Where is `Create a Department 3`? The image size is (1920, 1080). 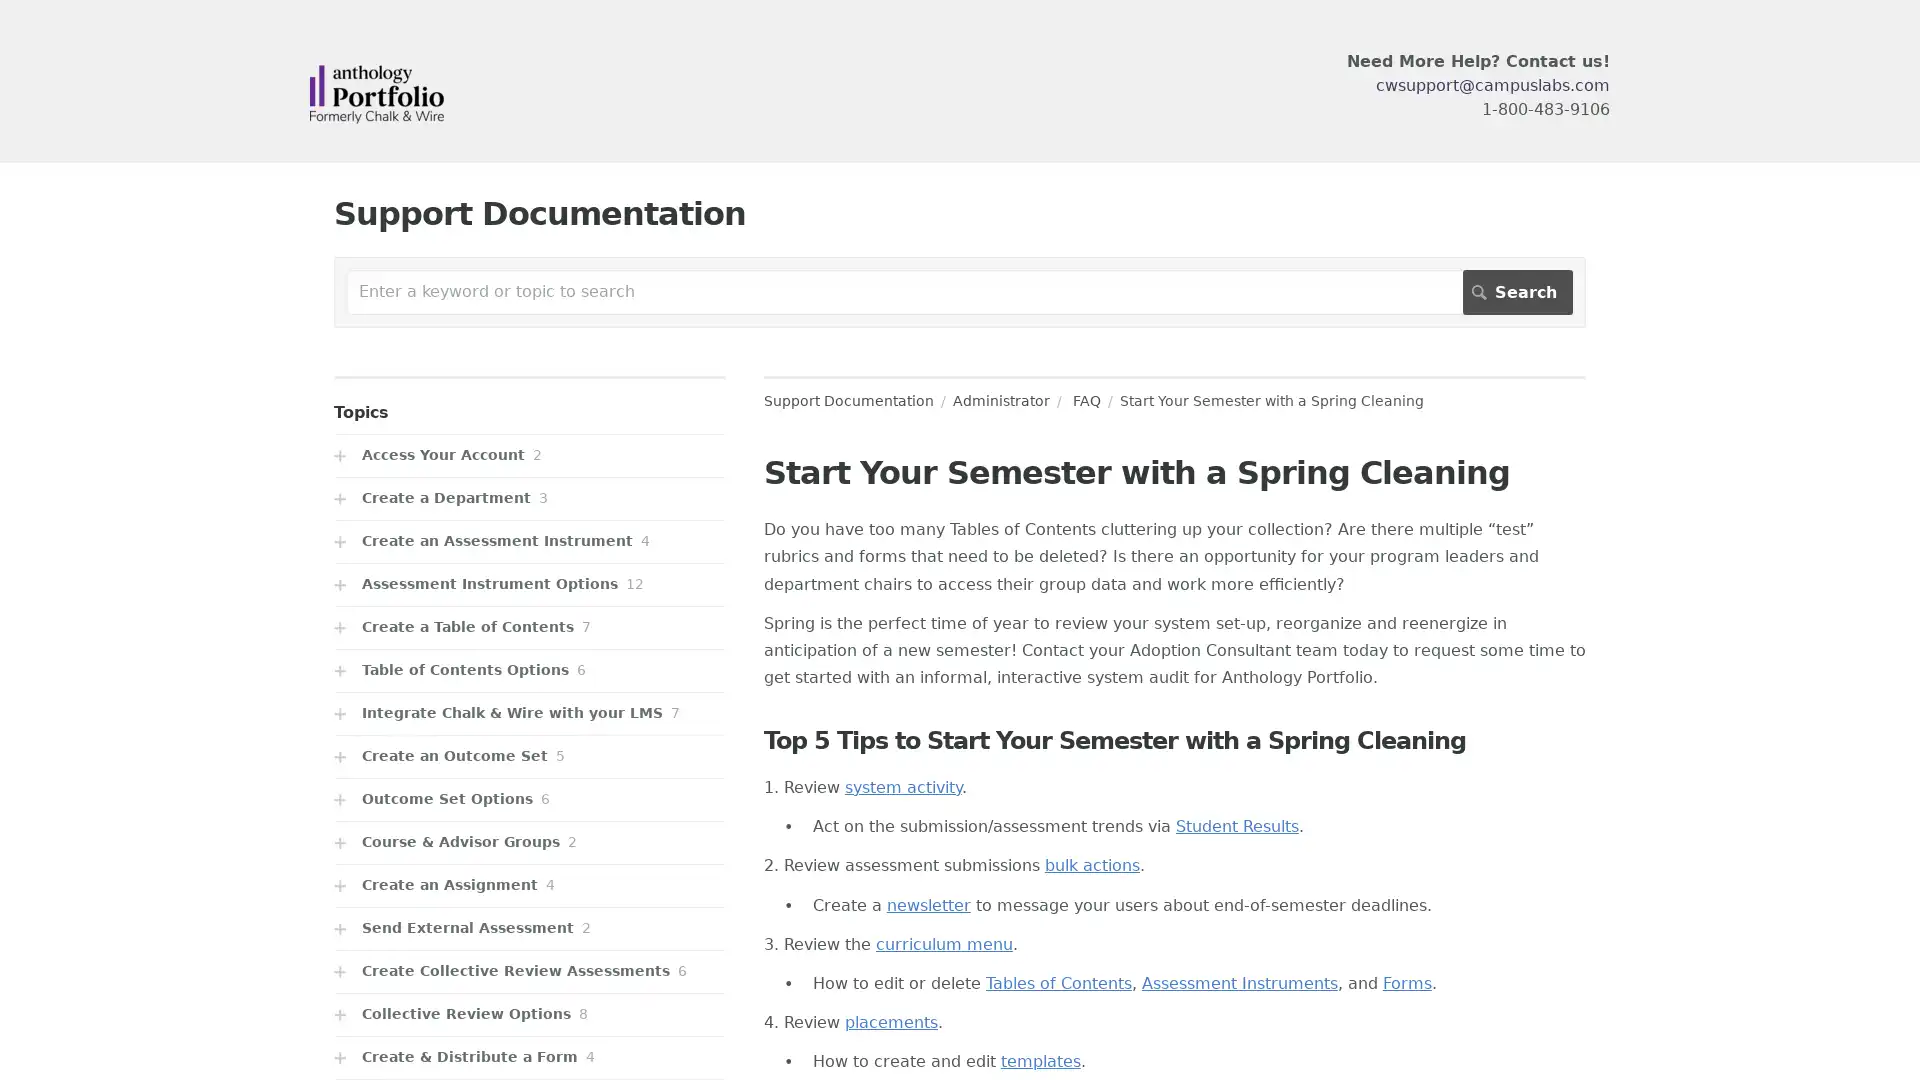 Create a Department 3 is located at coordinates (529, 497).